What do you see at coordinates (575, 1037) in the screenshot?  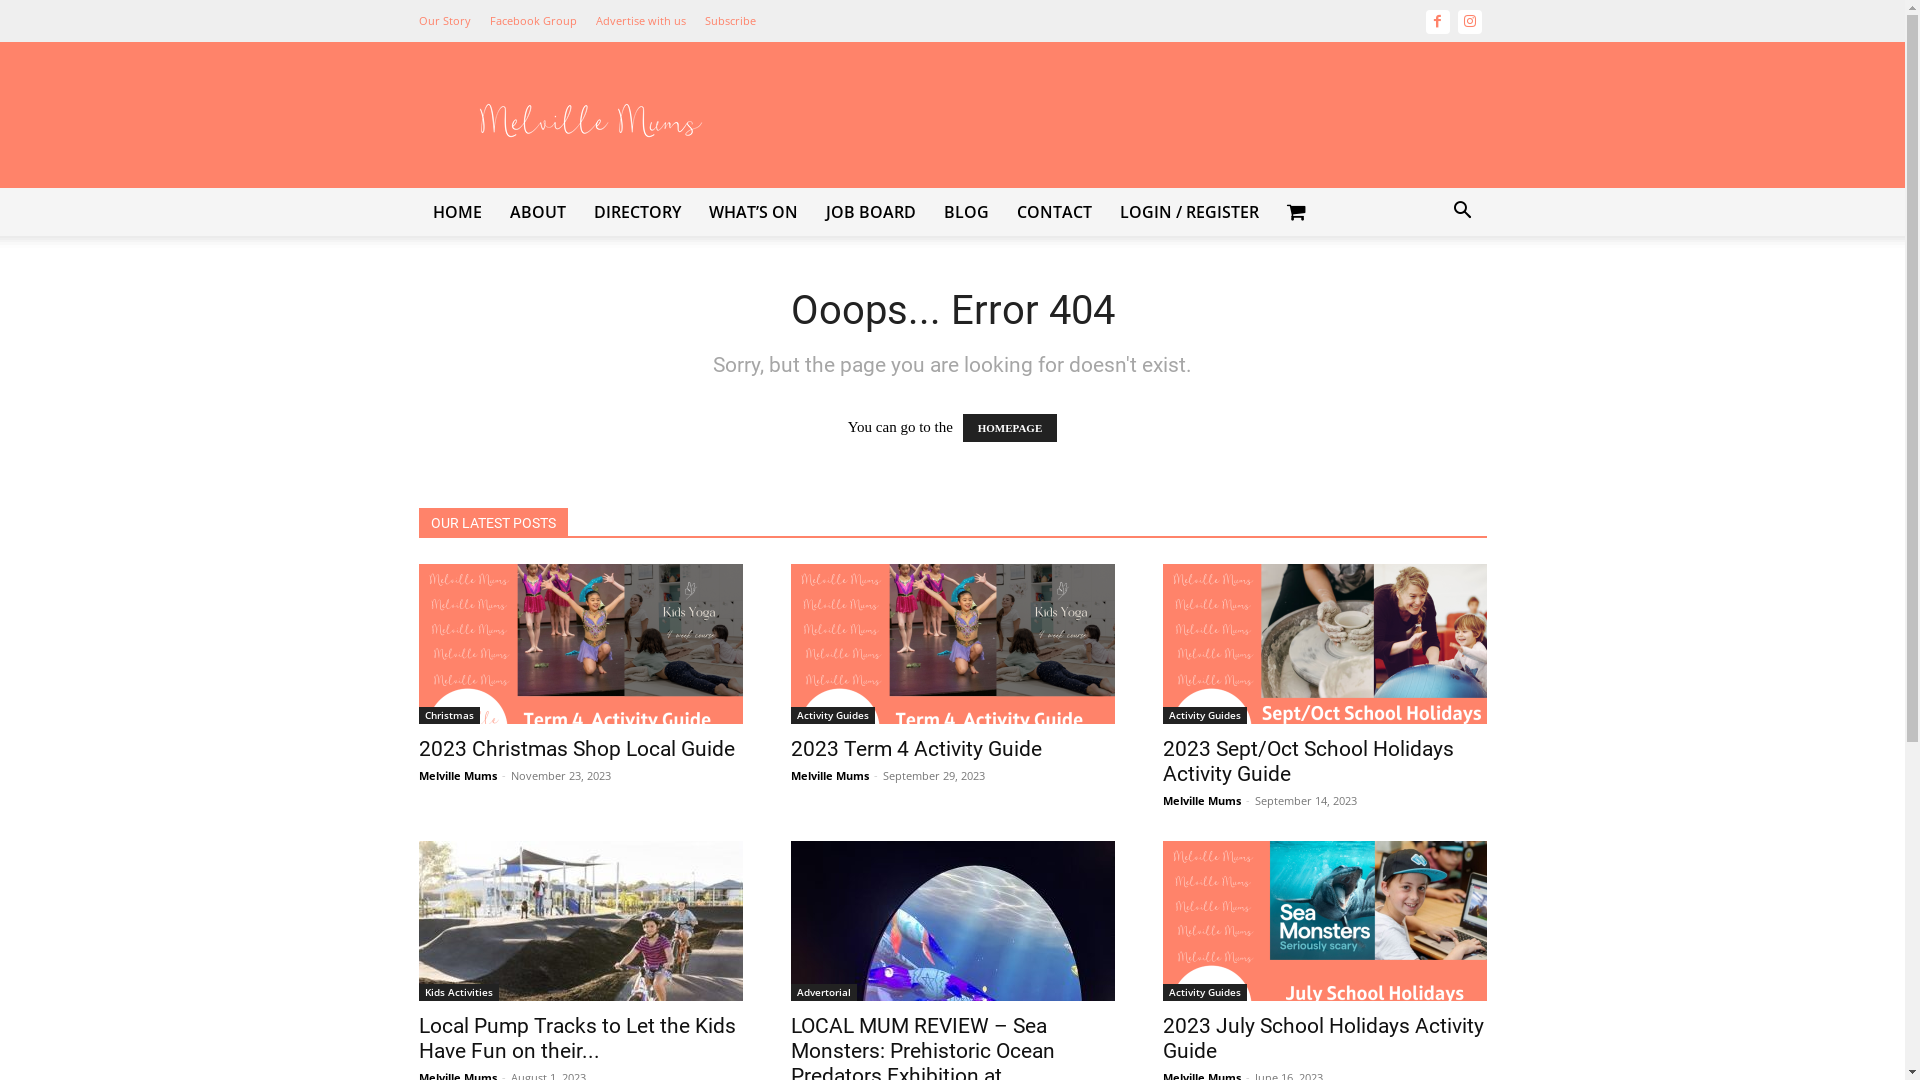 I see `'Local Pump Tracks to Let the Kids Have Fun on their...'` at bounding box center [575, 1037].